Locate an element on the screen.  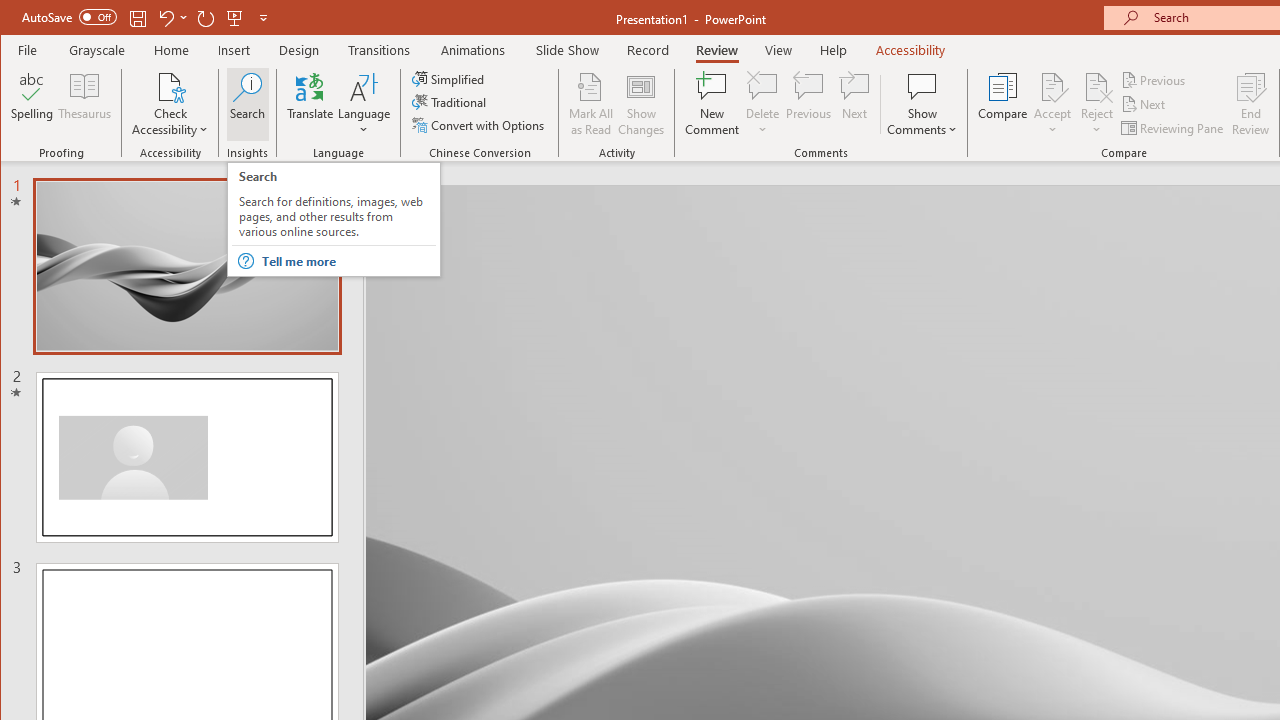
'Reviewing Pane' is located at coordinates (1173, 128).